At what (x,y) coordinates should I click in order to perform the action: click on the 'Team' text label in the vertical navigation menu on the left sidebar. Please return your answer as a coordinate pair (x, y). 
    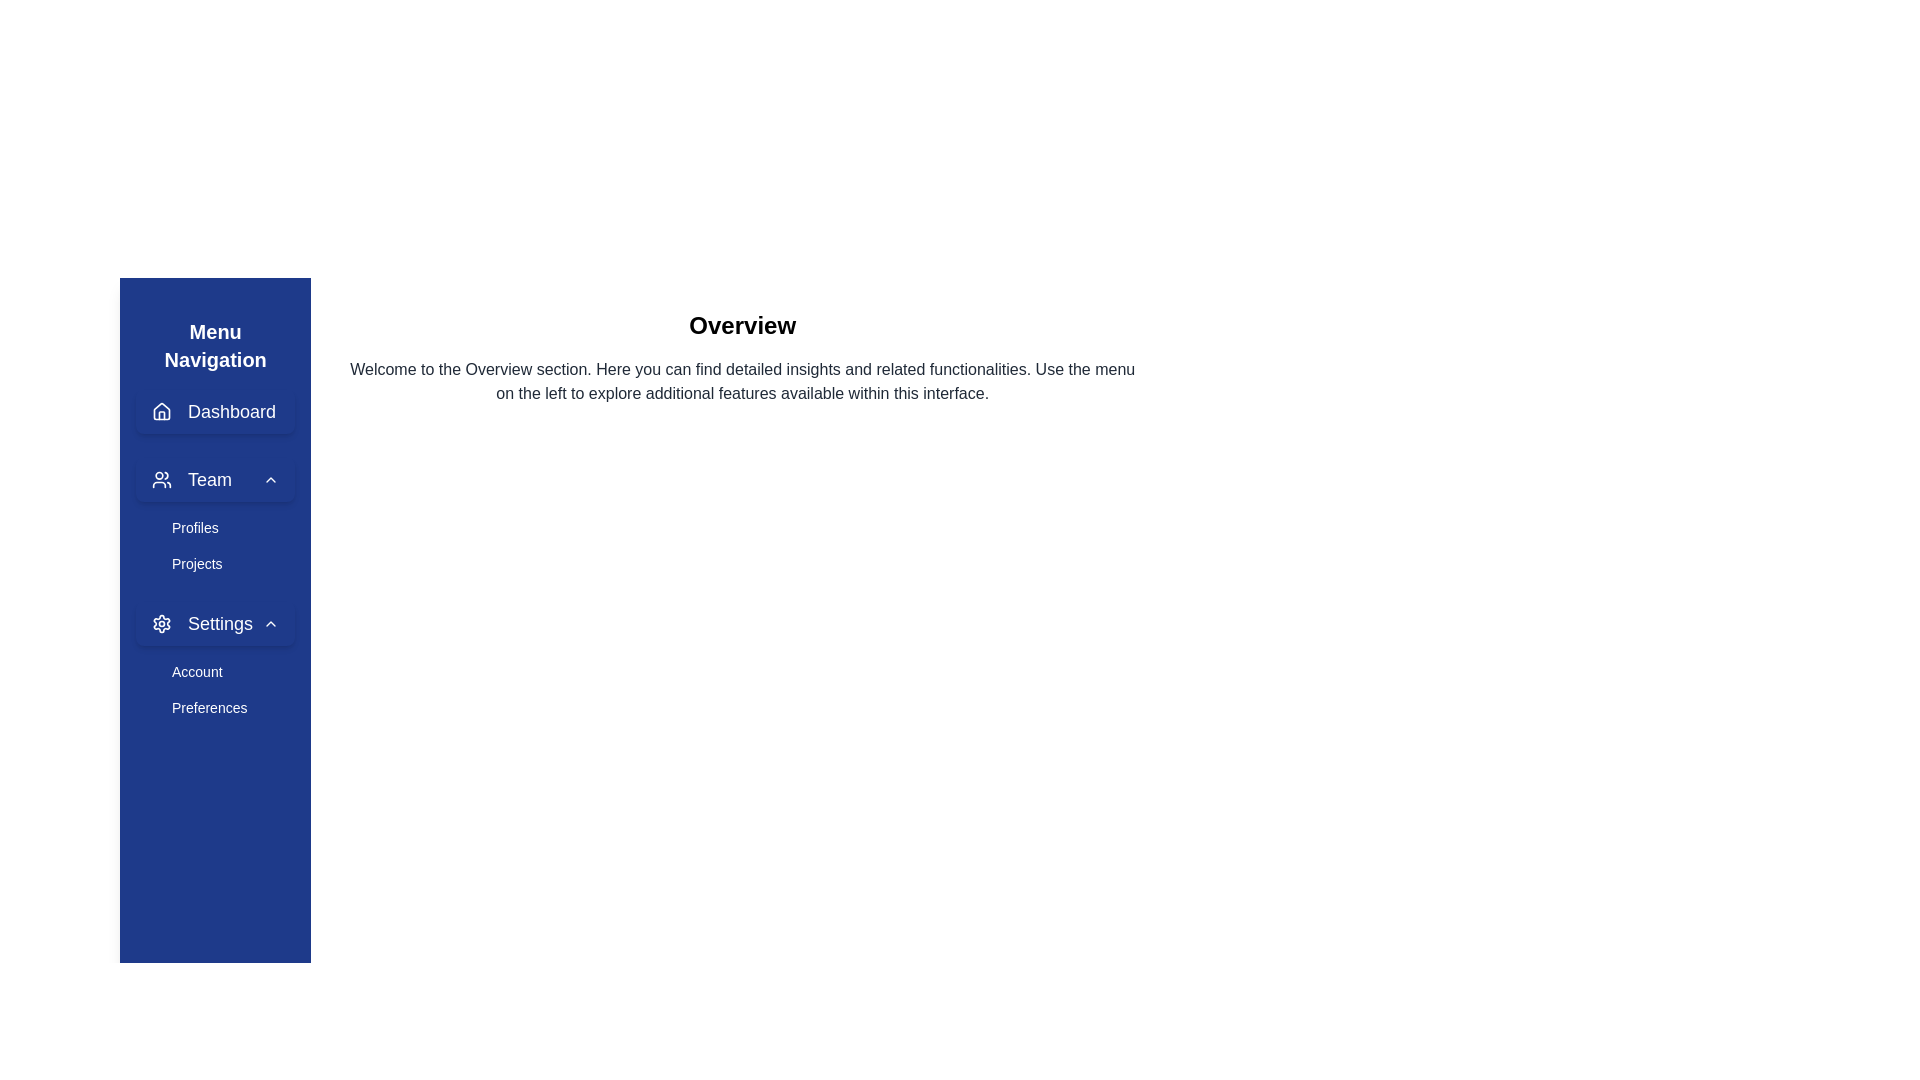
    Looking at the image, I should click on (225, 479).